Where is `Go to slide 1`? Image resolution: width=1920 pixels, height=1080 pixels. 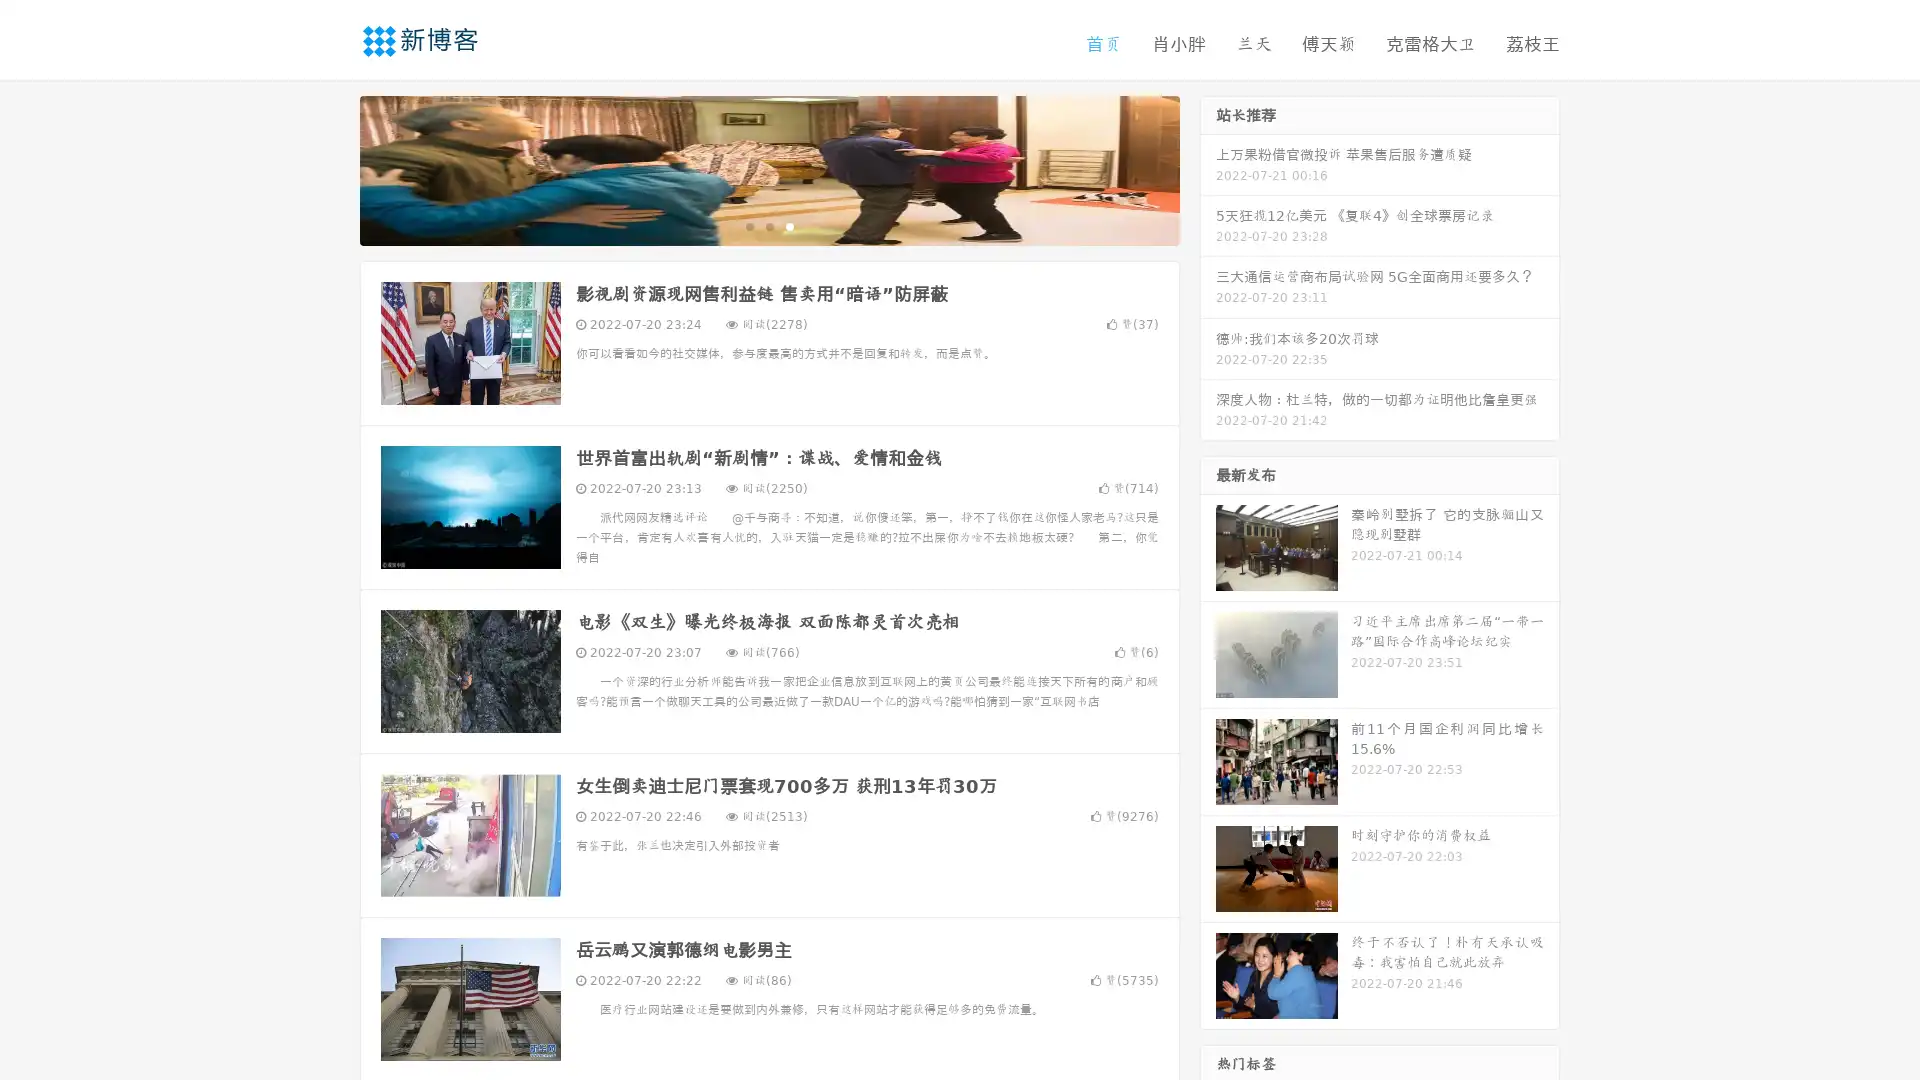 Go to slide 1 is located at coordinates (748, 225).